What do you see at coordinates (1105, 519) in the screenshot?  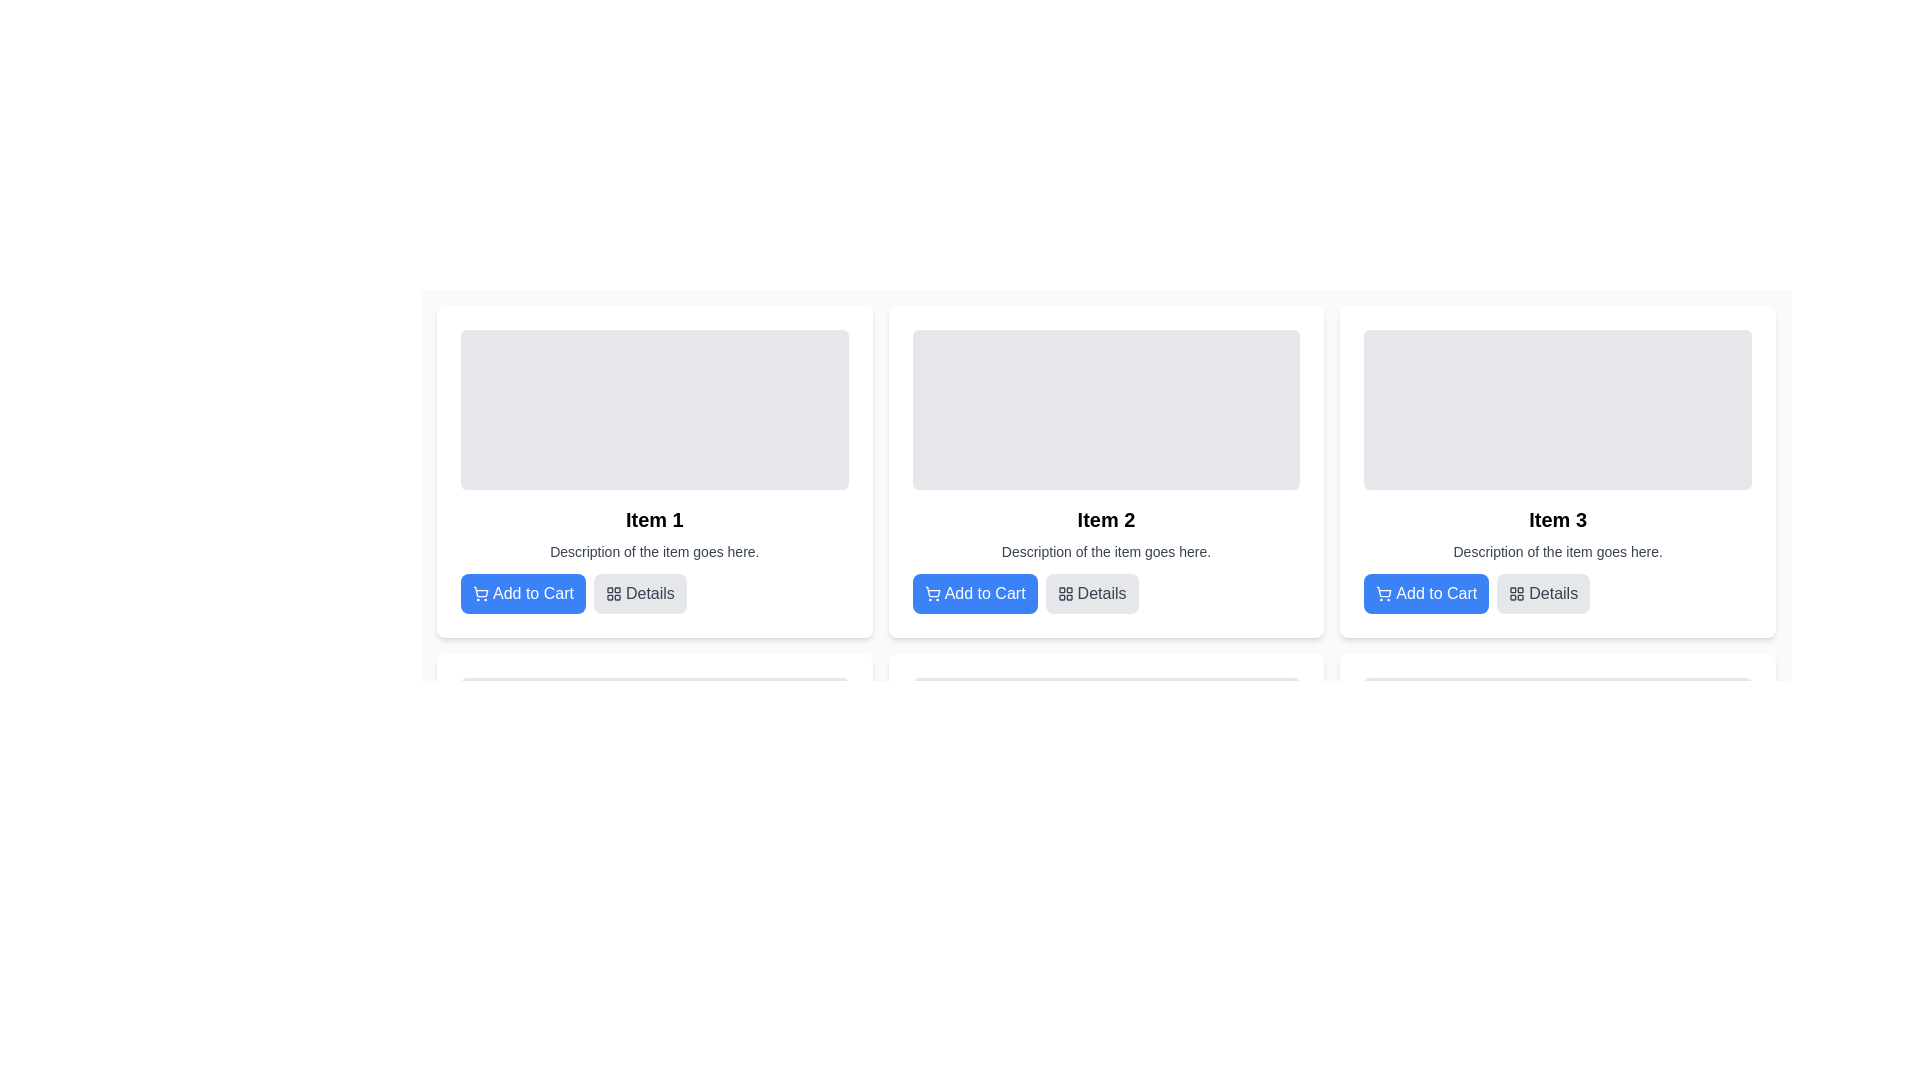 I see `the text label with the content 'Item 2', which is bold and large, located in the upper-middle section of the second card` at bounding box center [1105, 519].